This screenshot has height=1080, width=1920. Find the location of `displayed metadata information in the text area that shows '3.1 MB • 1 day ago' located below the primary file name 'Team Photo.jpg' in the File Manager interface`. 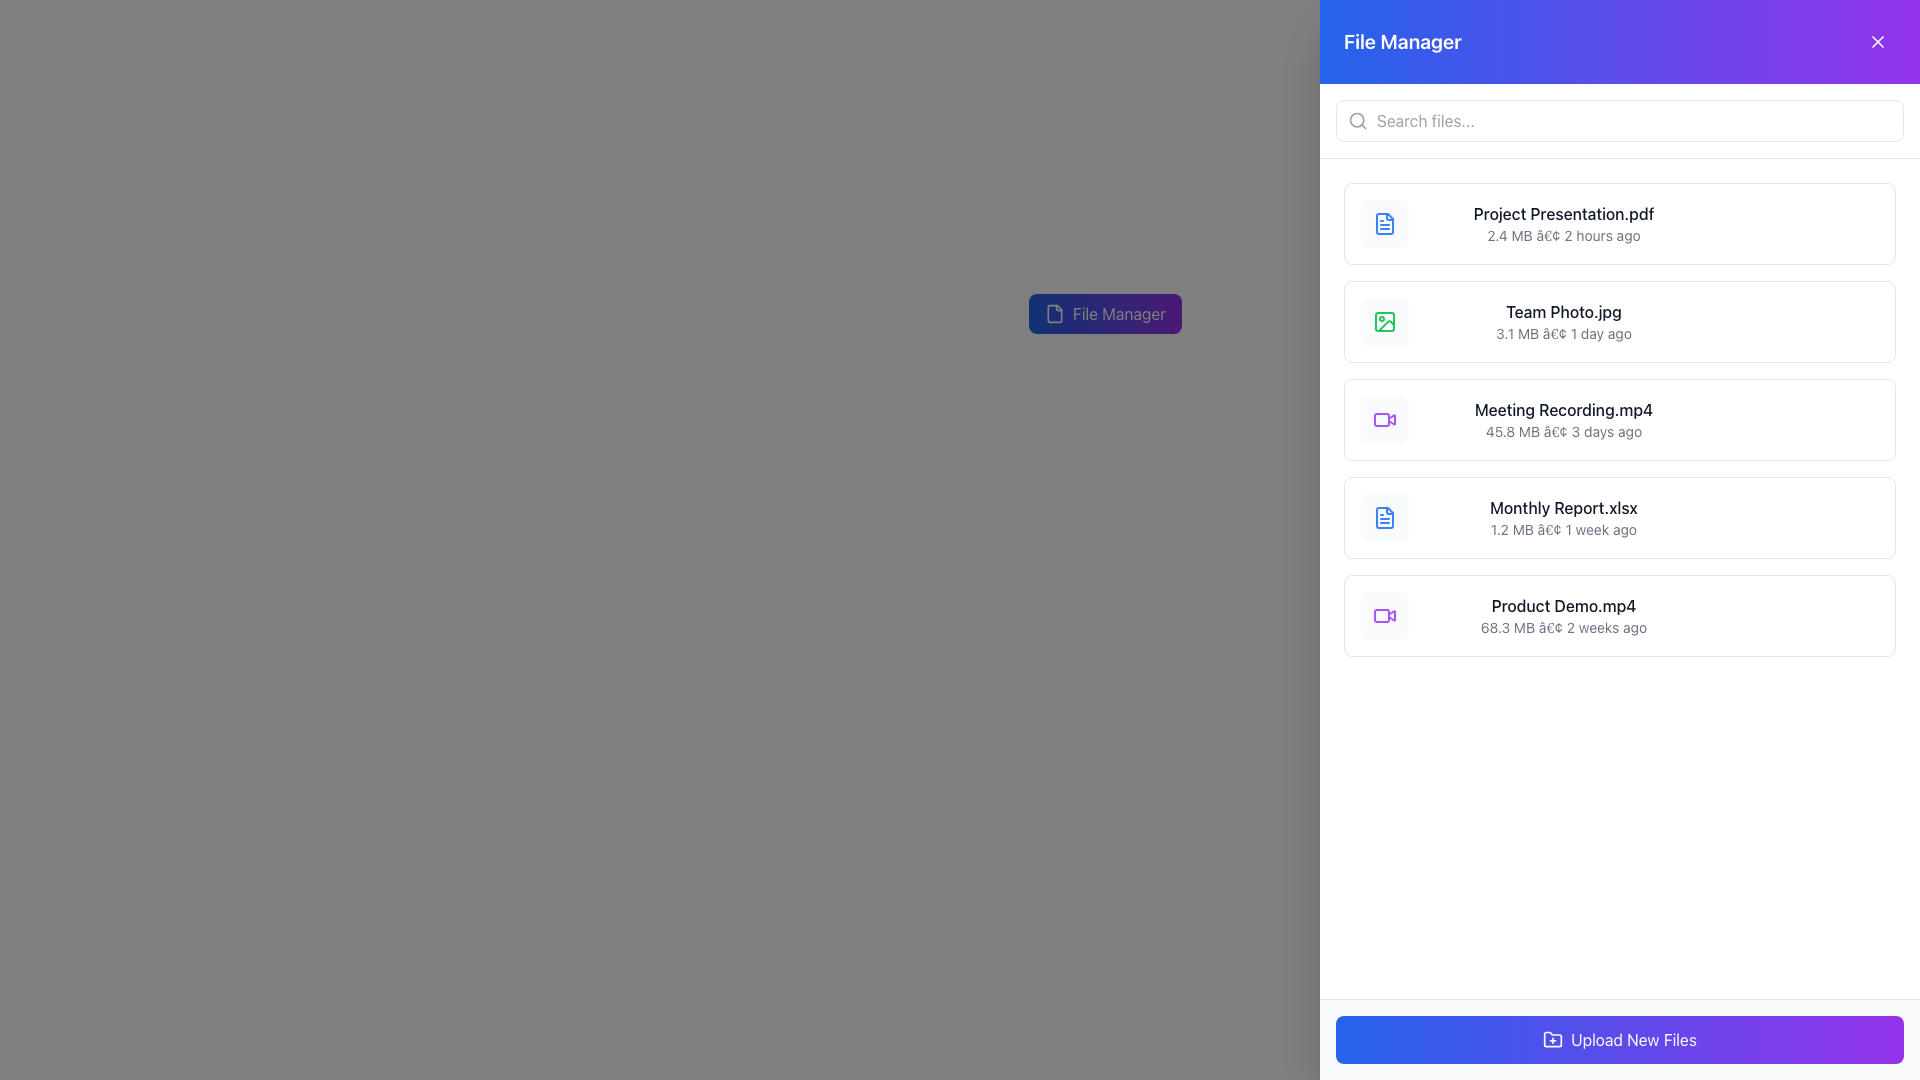

displayed metadata information in the text area that shows '3.1 MB • 1 day ago' located below the primary file name 'Team Photo.jpg' in the File Manager interface is located at coordinates (1563, 333).